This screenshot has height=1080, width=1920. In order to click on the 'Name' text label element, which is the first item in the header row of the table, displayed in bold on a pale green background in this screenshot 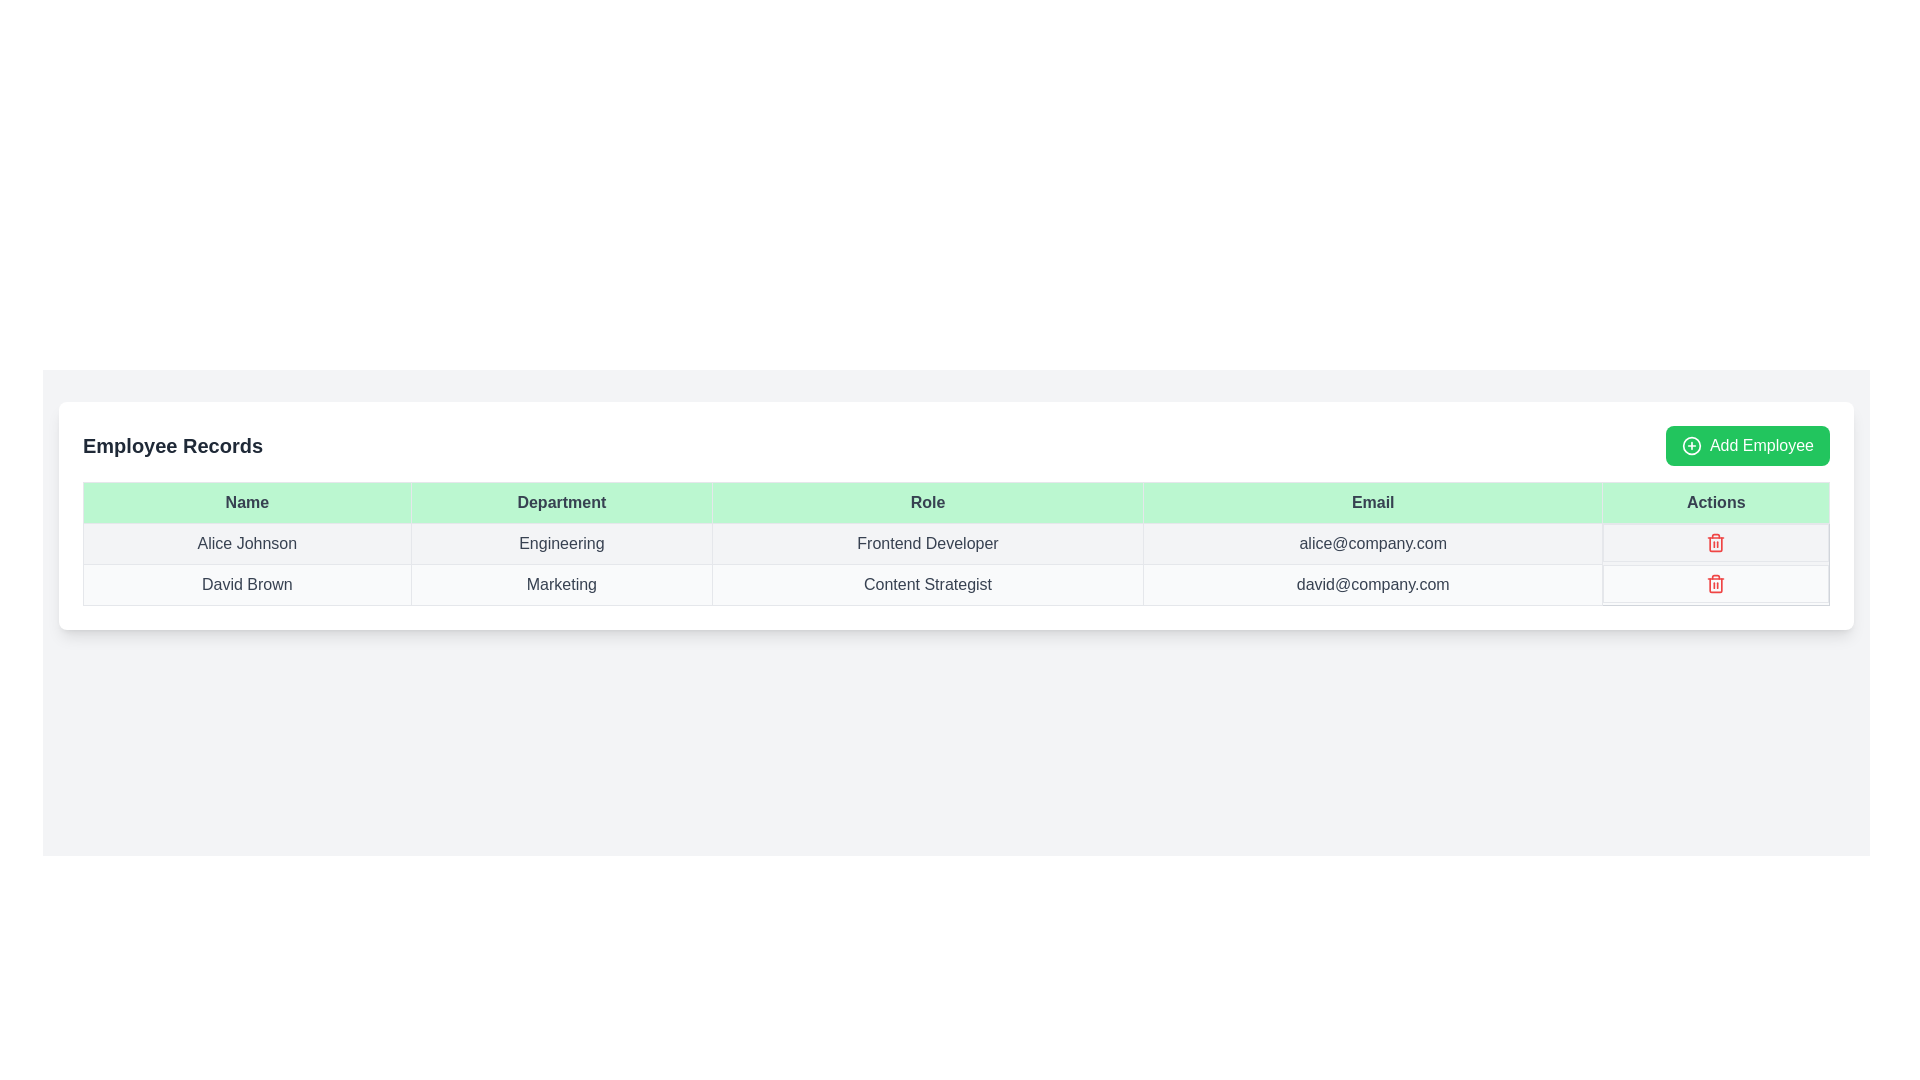, I will do `click(246, 501)`.